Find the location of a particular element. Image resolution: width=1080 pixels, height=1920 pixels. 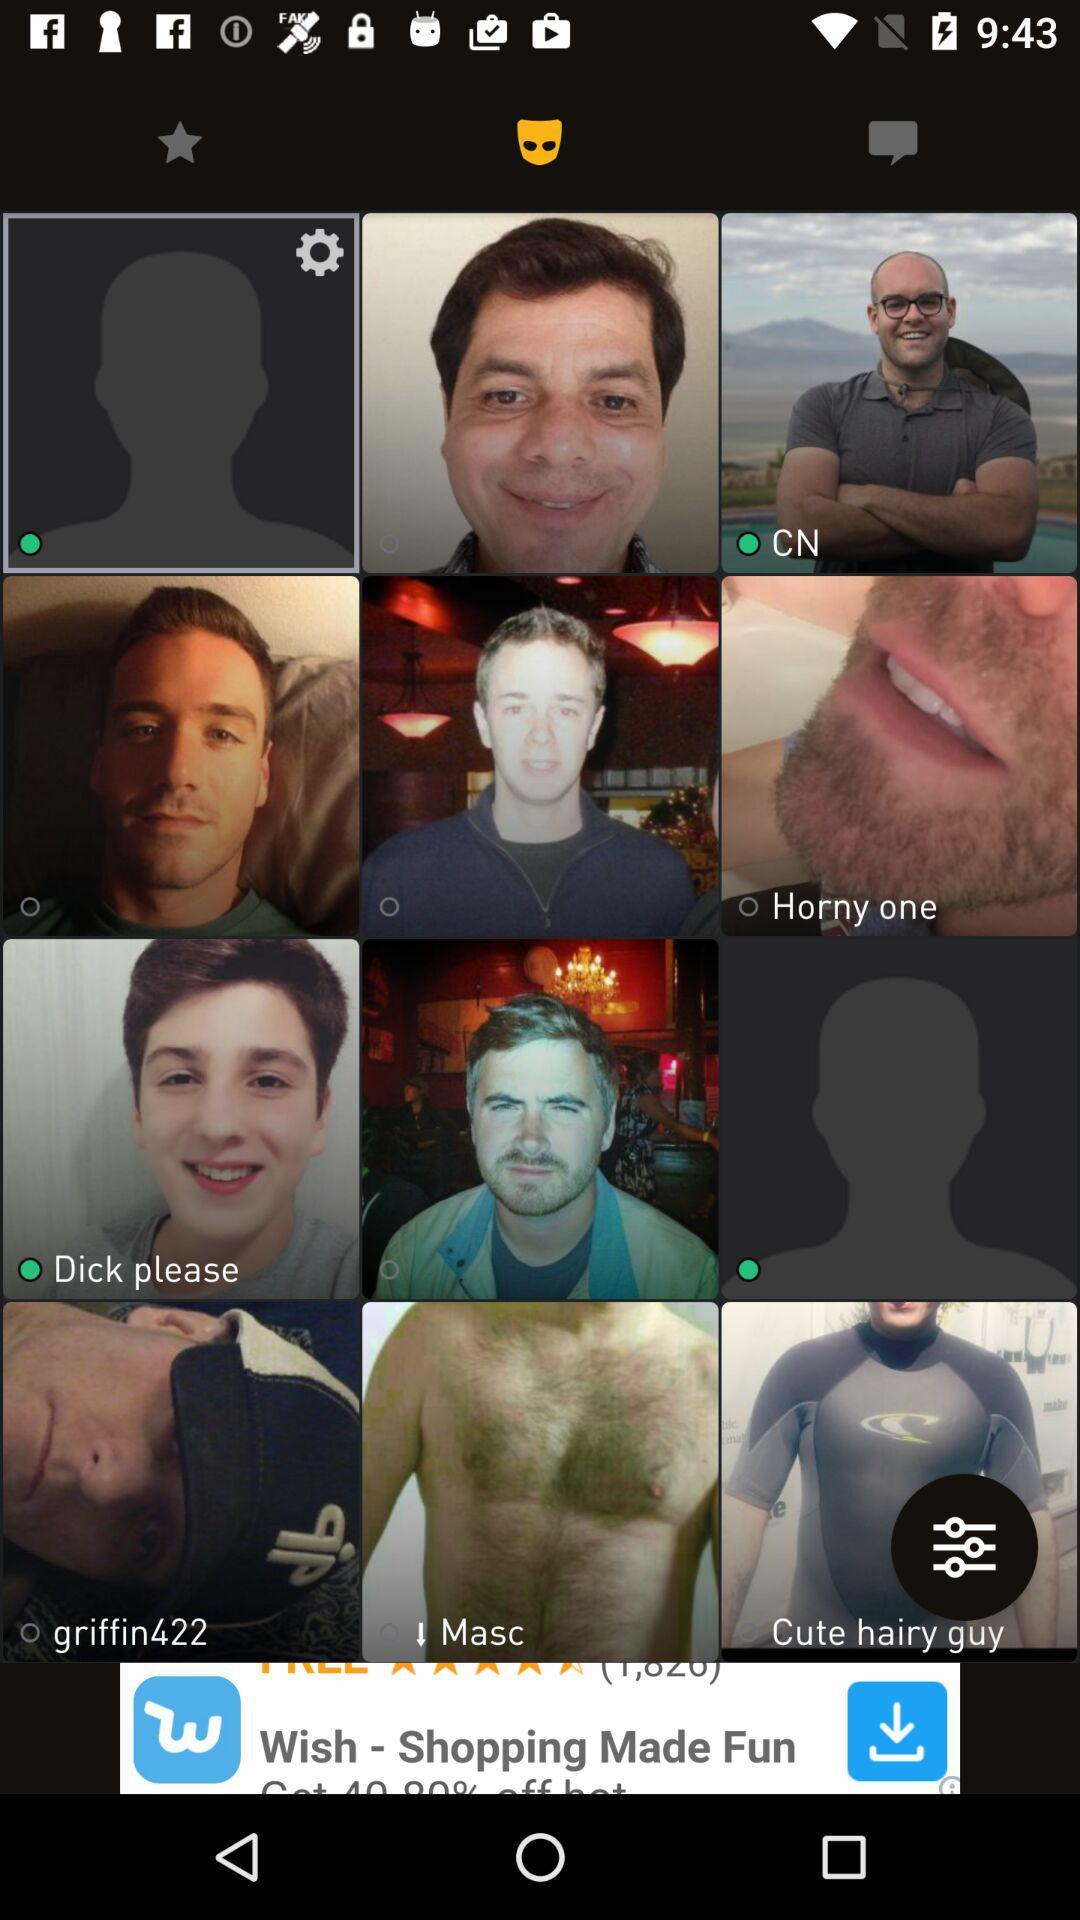

the sliders icon is located at coordinates (963, 1546).